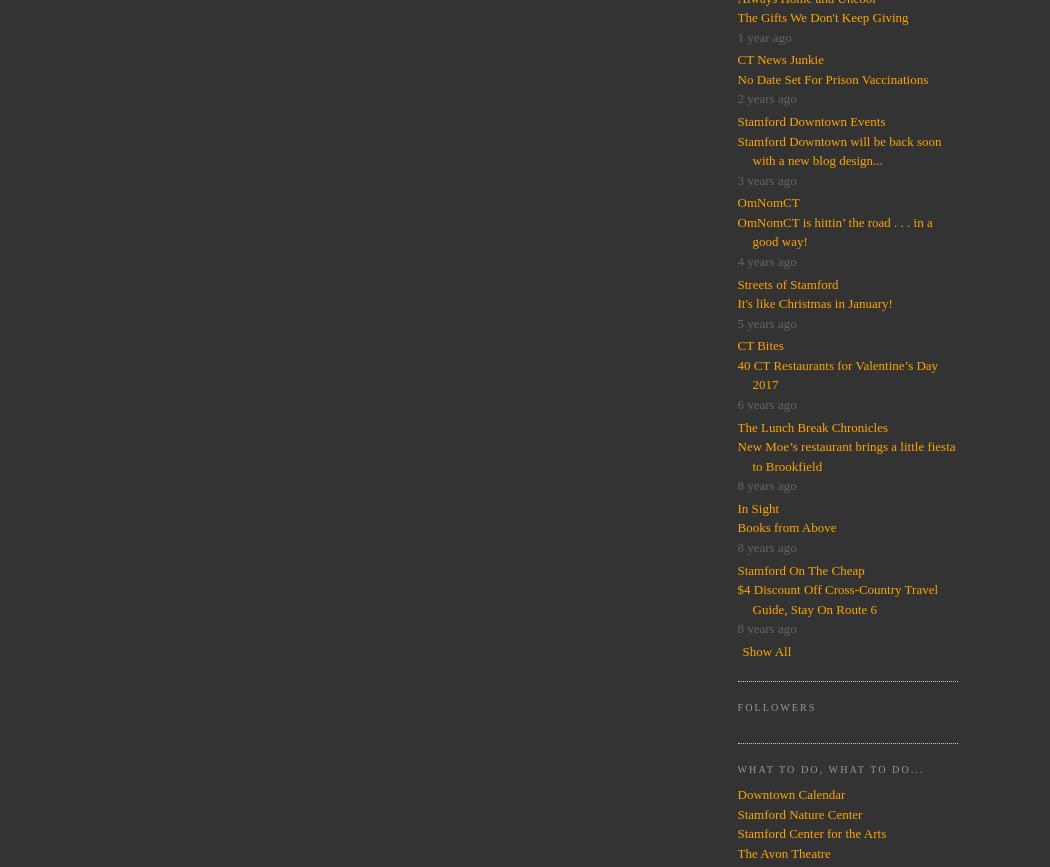 This screenshot has height=867, width=1050. What do you see at coordinates (813, 303) in the screenshot?
I see `'It's like Christmas in January!'` at bounding box center [813, 303].